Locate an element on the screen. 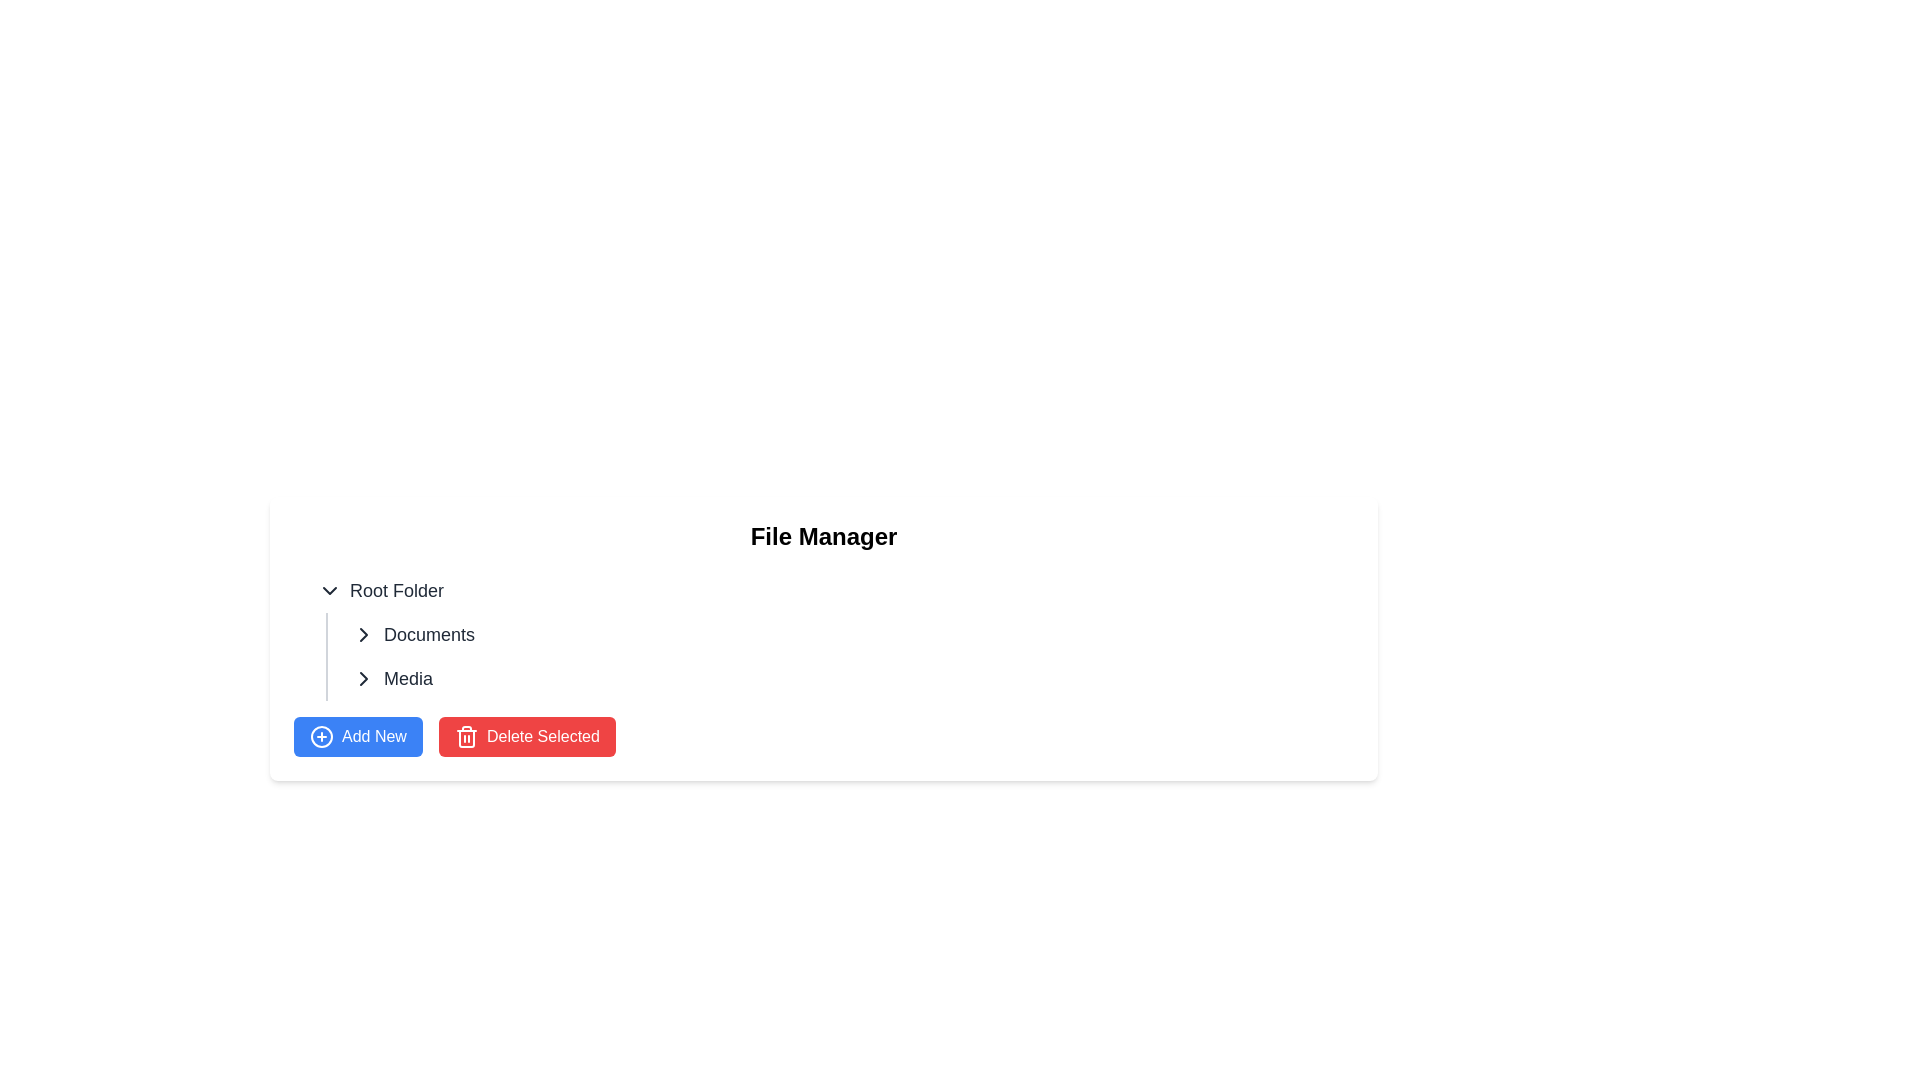 The height and width of the screenshot is (1080, 1920). the core circular element of the 'circle plus' icon, which is part of the 'Add New' blue button located below the 'Root Folder' hierarchy is located at coordinates (321, 736).